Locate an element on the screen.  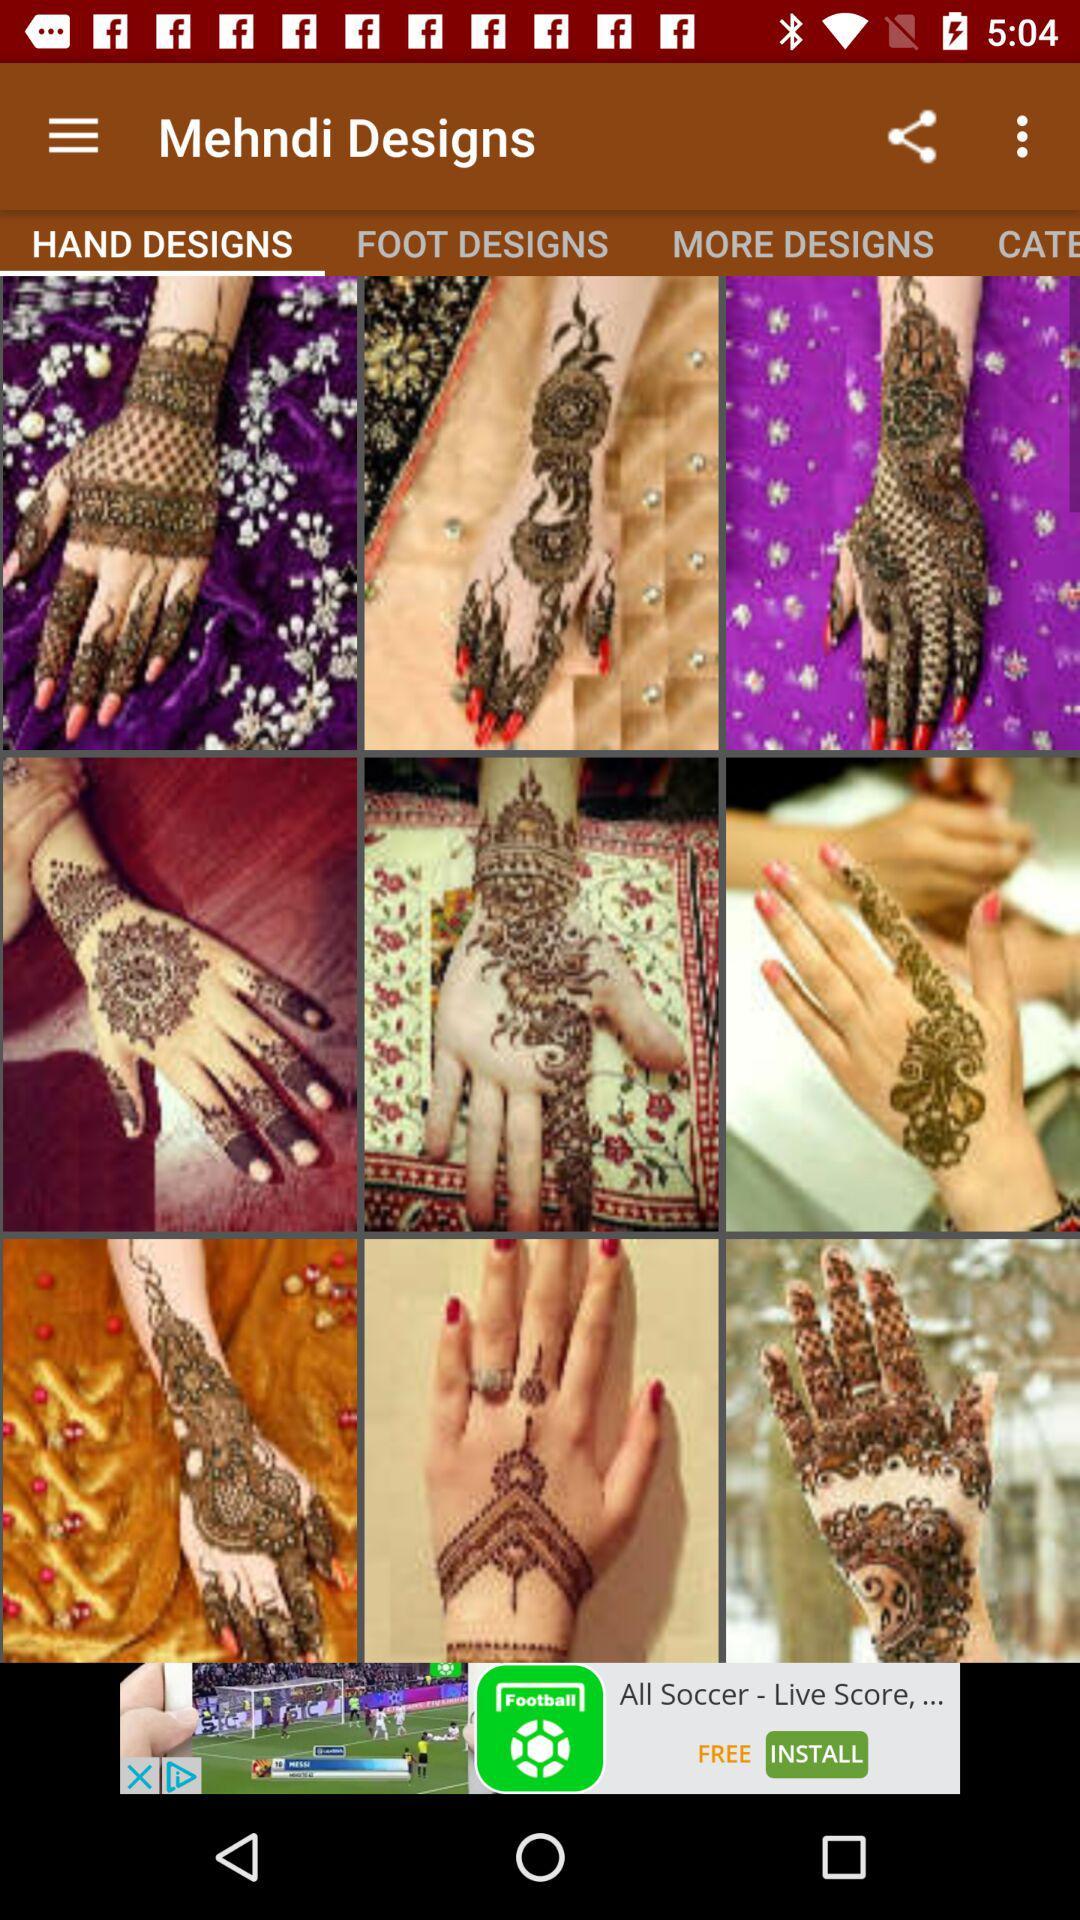
to go wood is located at coordinates (180, 994).